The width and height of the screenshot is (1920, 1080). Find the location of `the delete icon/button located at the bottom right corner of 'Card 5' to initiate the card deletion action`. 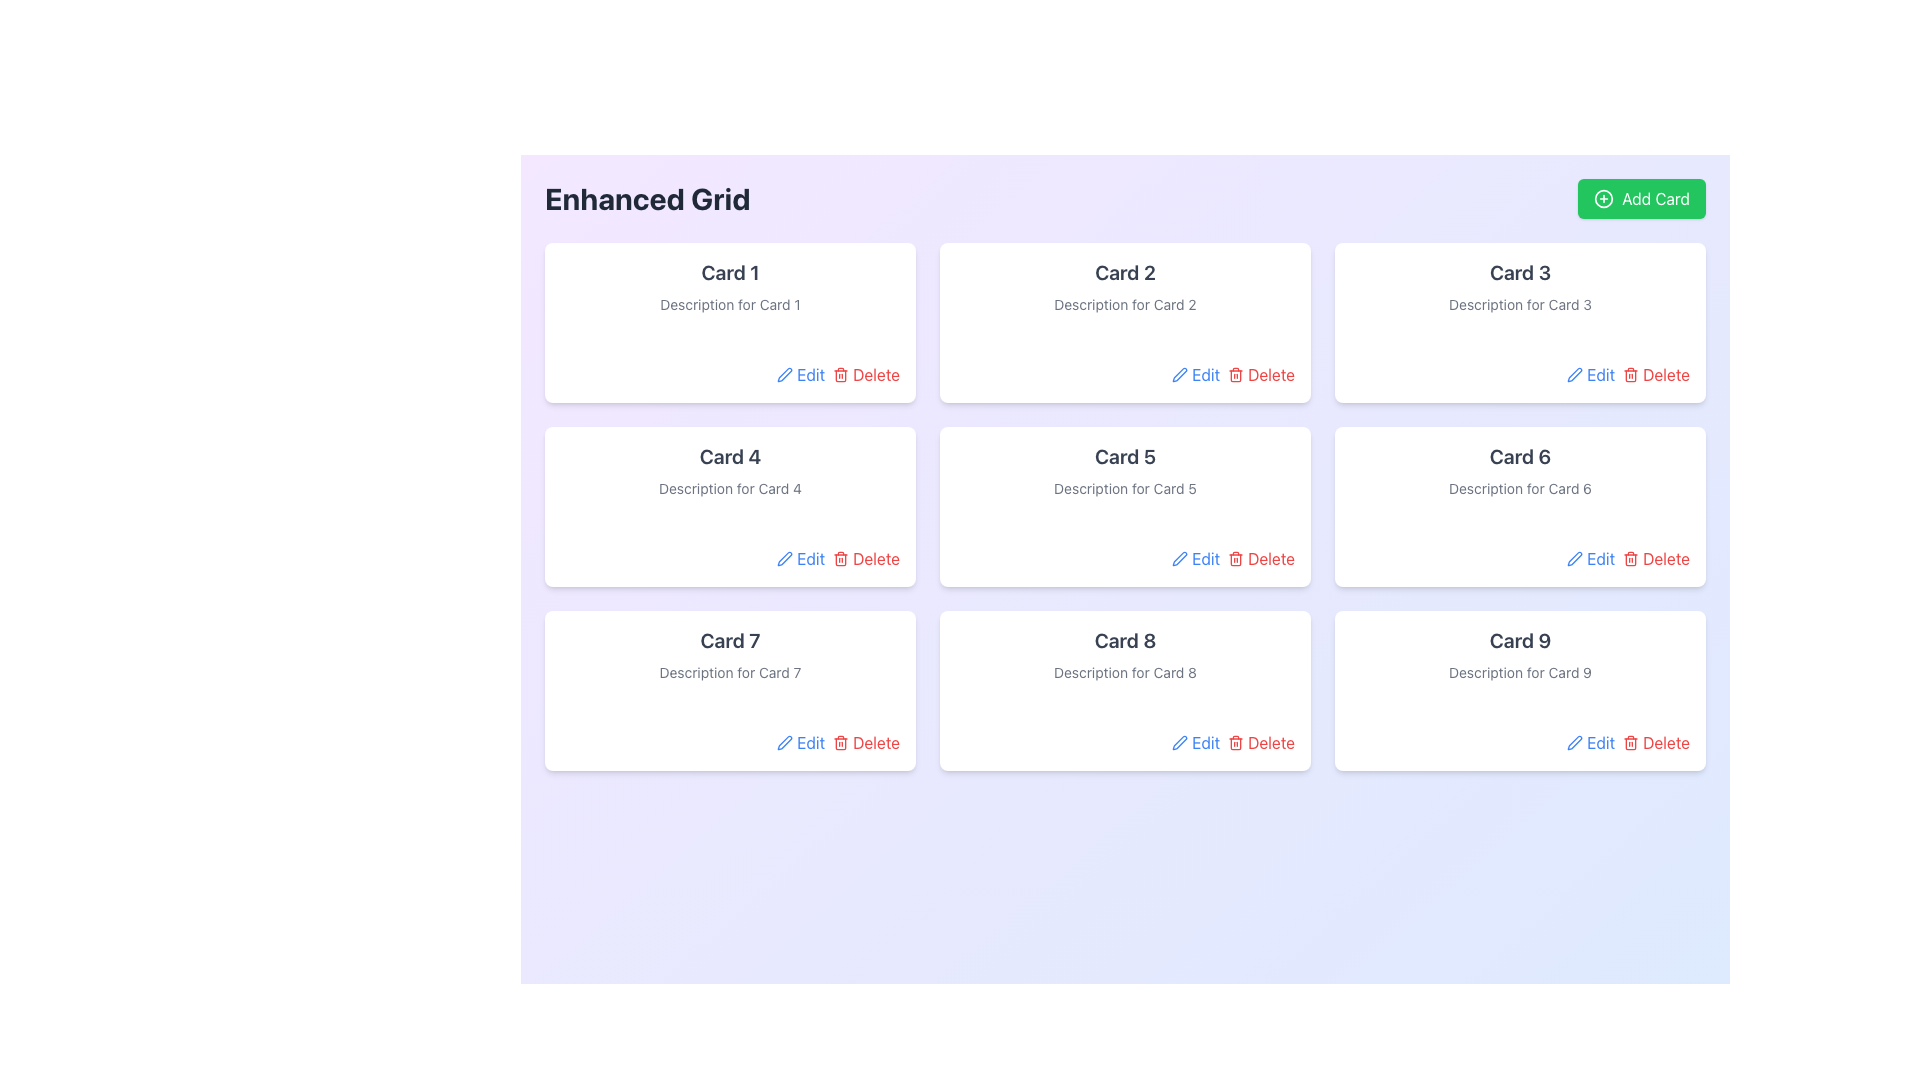

the delete icon/button located at the bottom right corner of 'Card 5' to initiate the card deletion action is located at coordinates (1235, 559).